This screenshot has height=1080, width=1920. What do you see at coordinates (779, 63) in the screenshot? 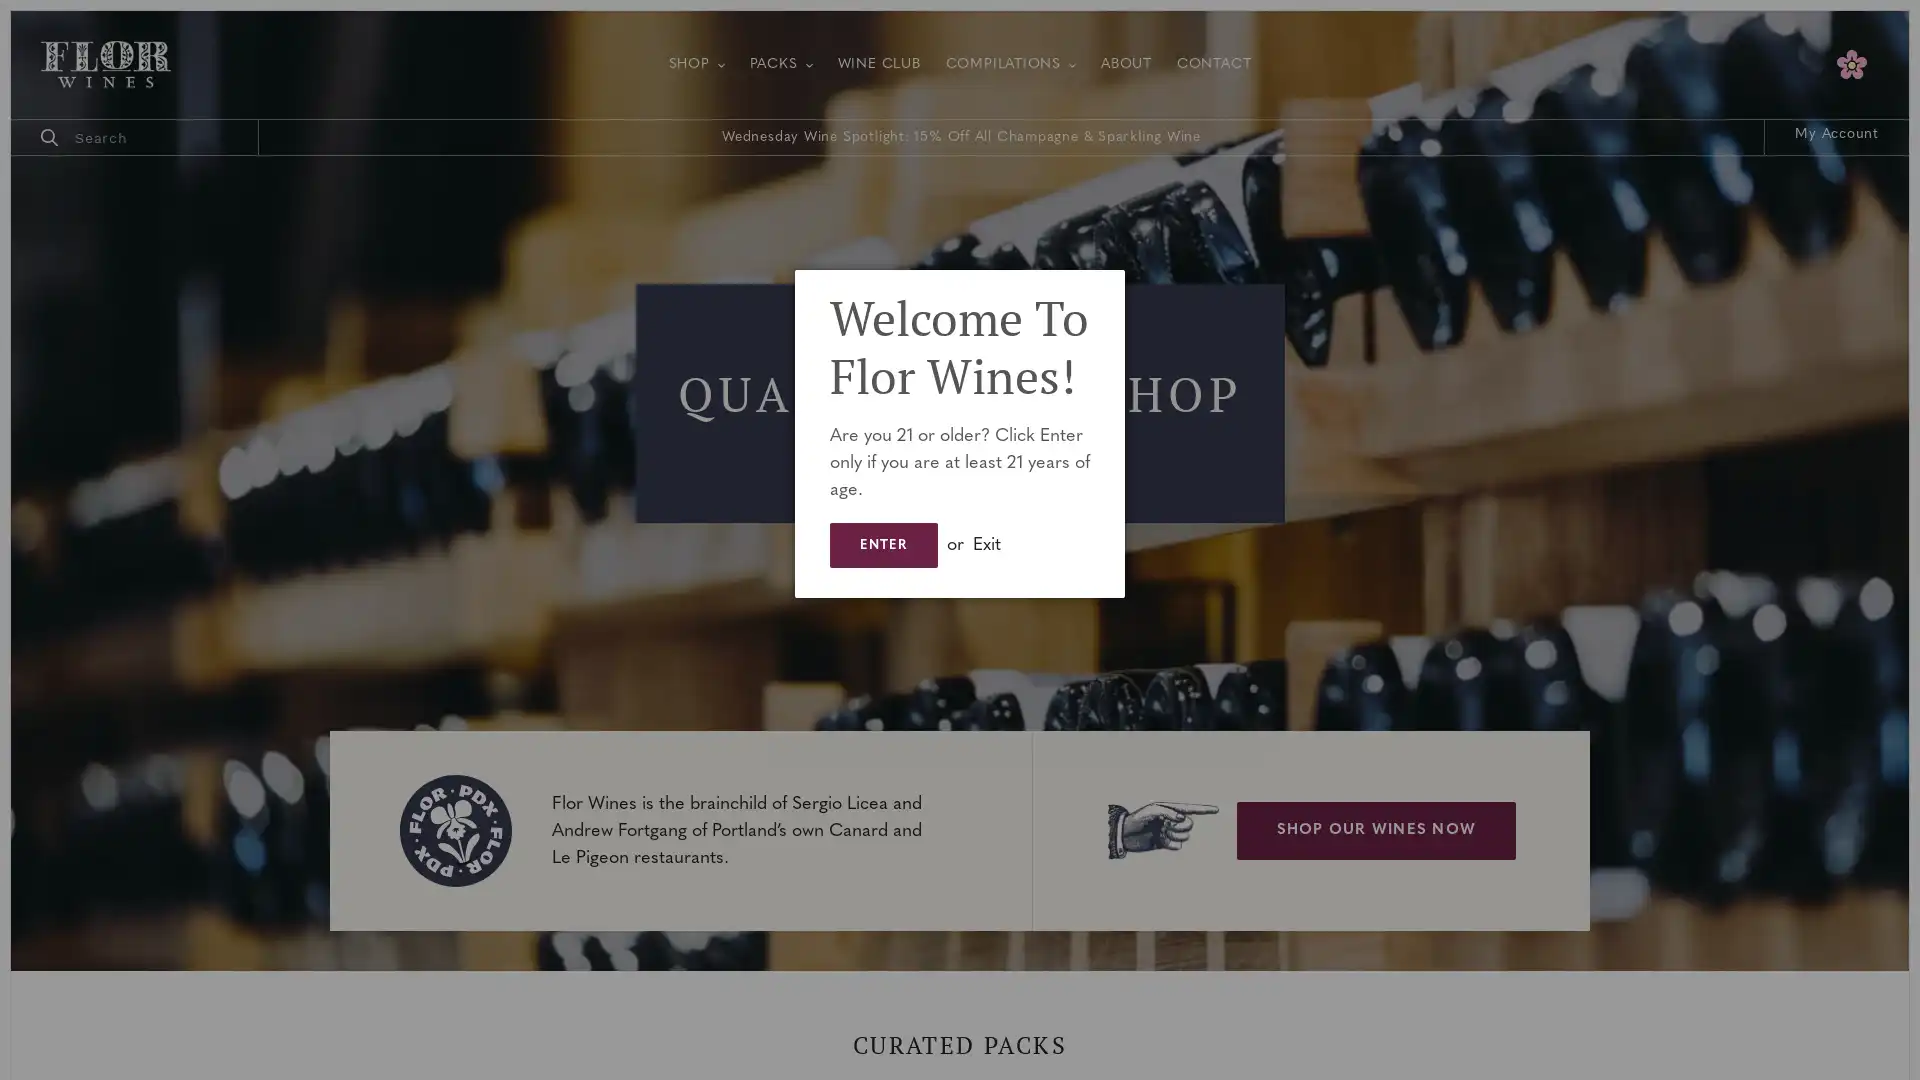
I see `PACKS` at bounding box center [779, 63].